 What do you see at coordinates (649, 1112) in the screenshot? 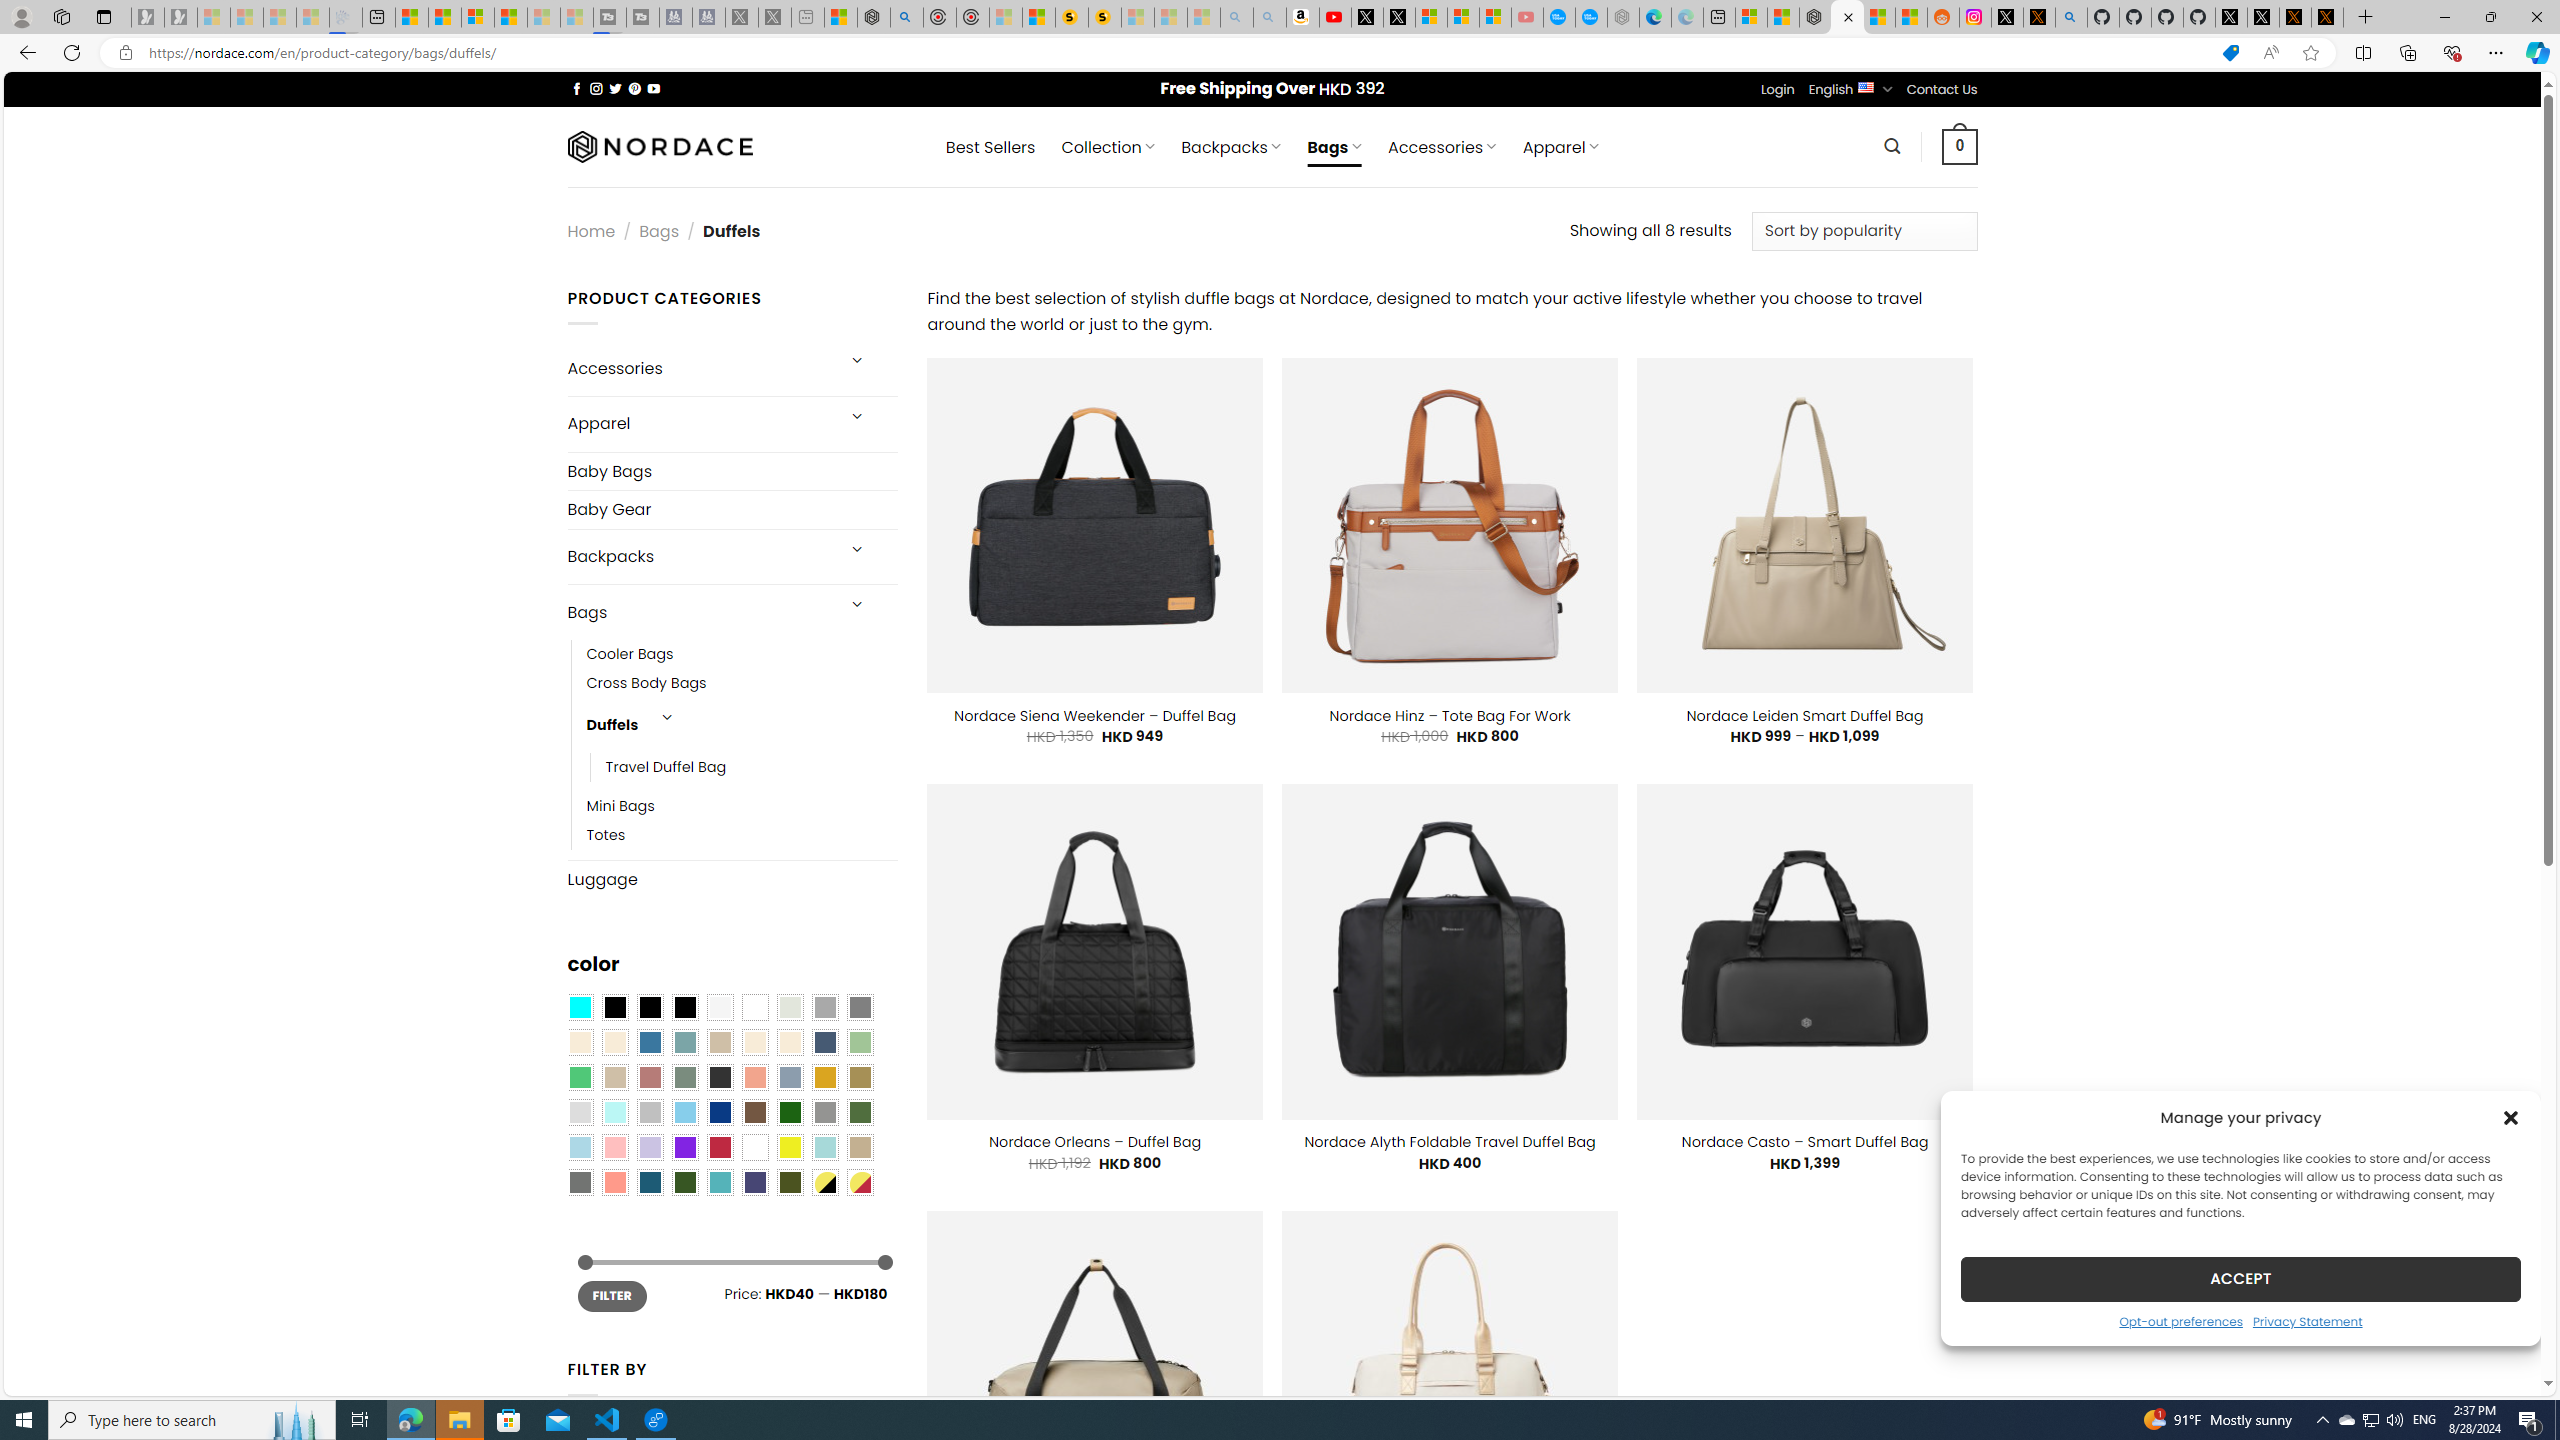
I see `'Silver'` at bounding box center [649, 1112].